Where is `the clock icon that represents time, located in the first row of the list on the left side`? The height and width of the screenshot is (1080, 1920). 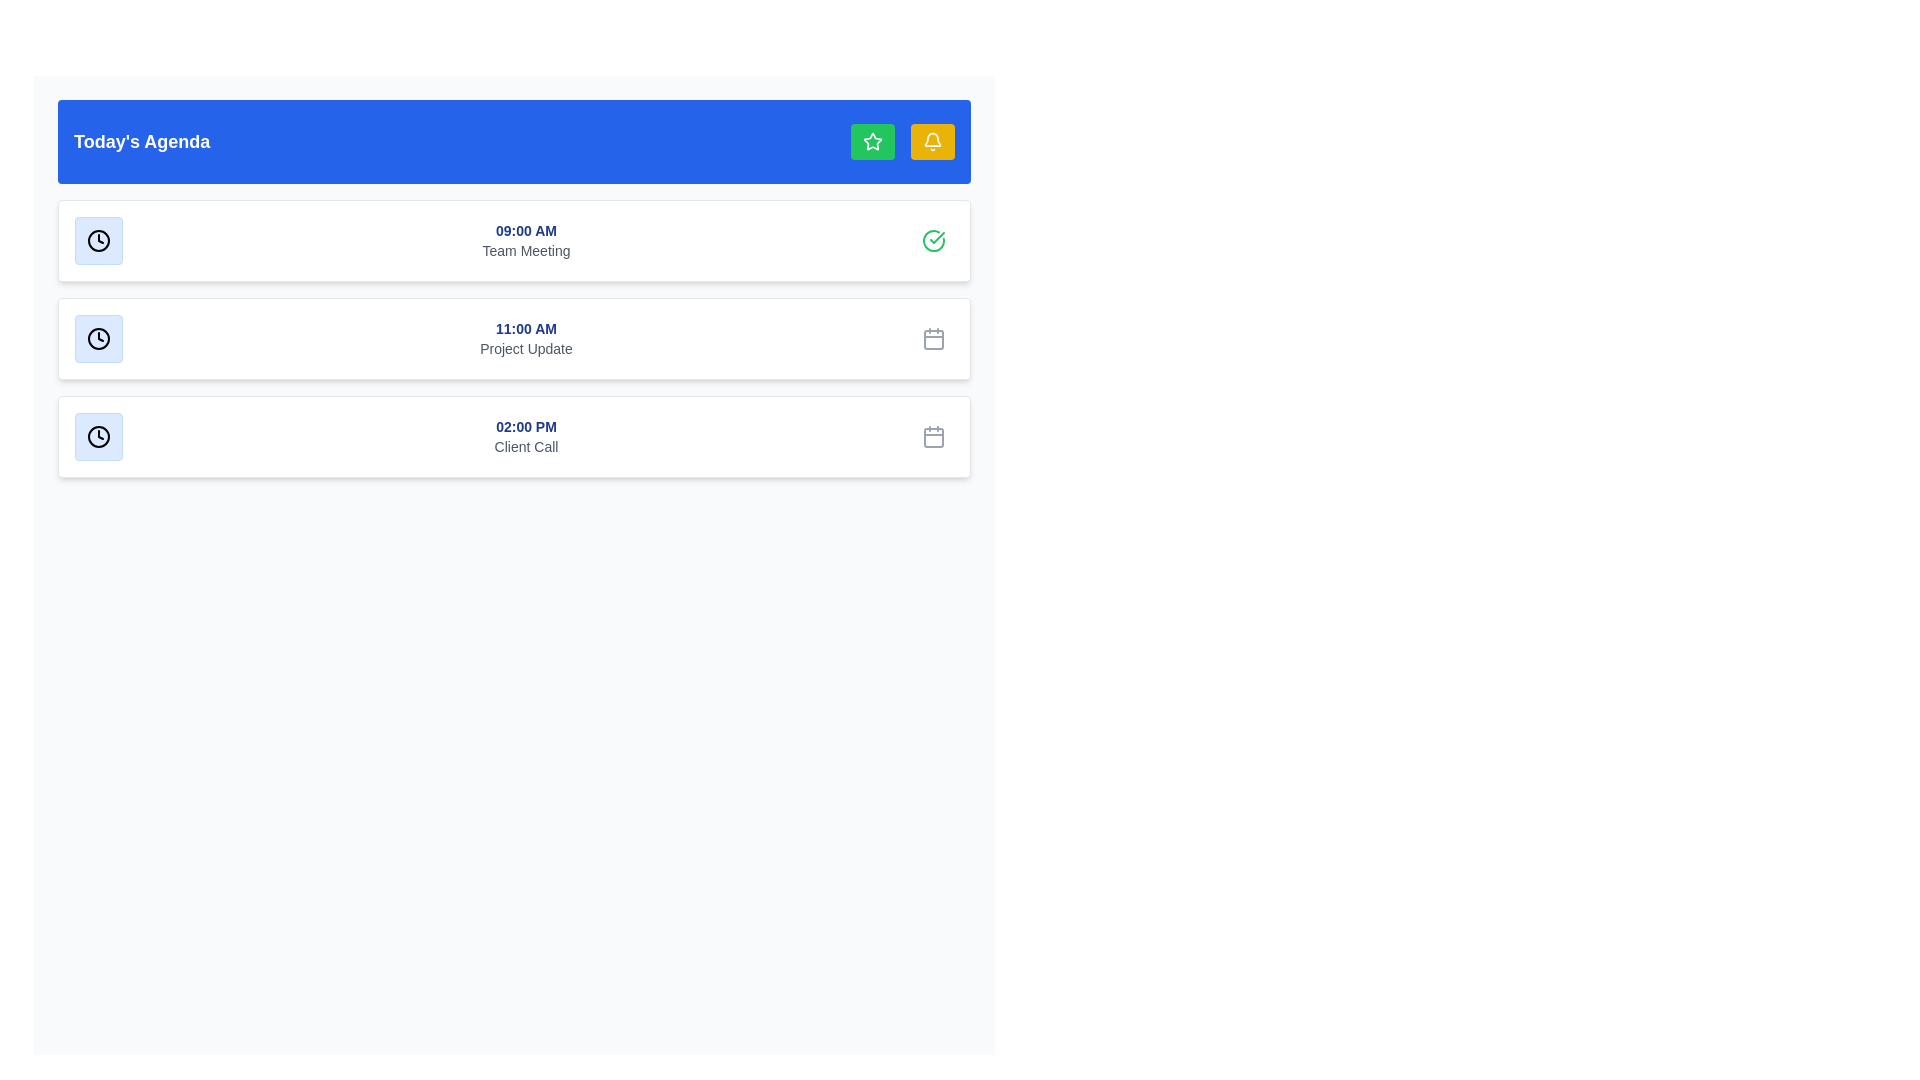 the clock icon that represents time, located in the first row of the list on the left side is located at coordinates (98, 239).